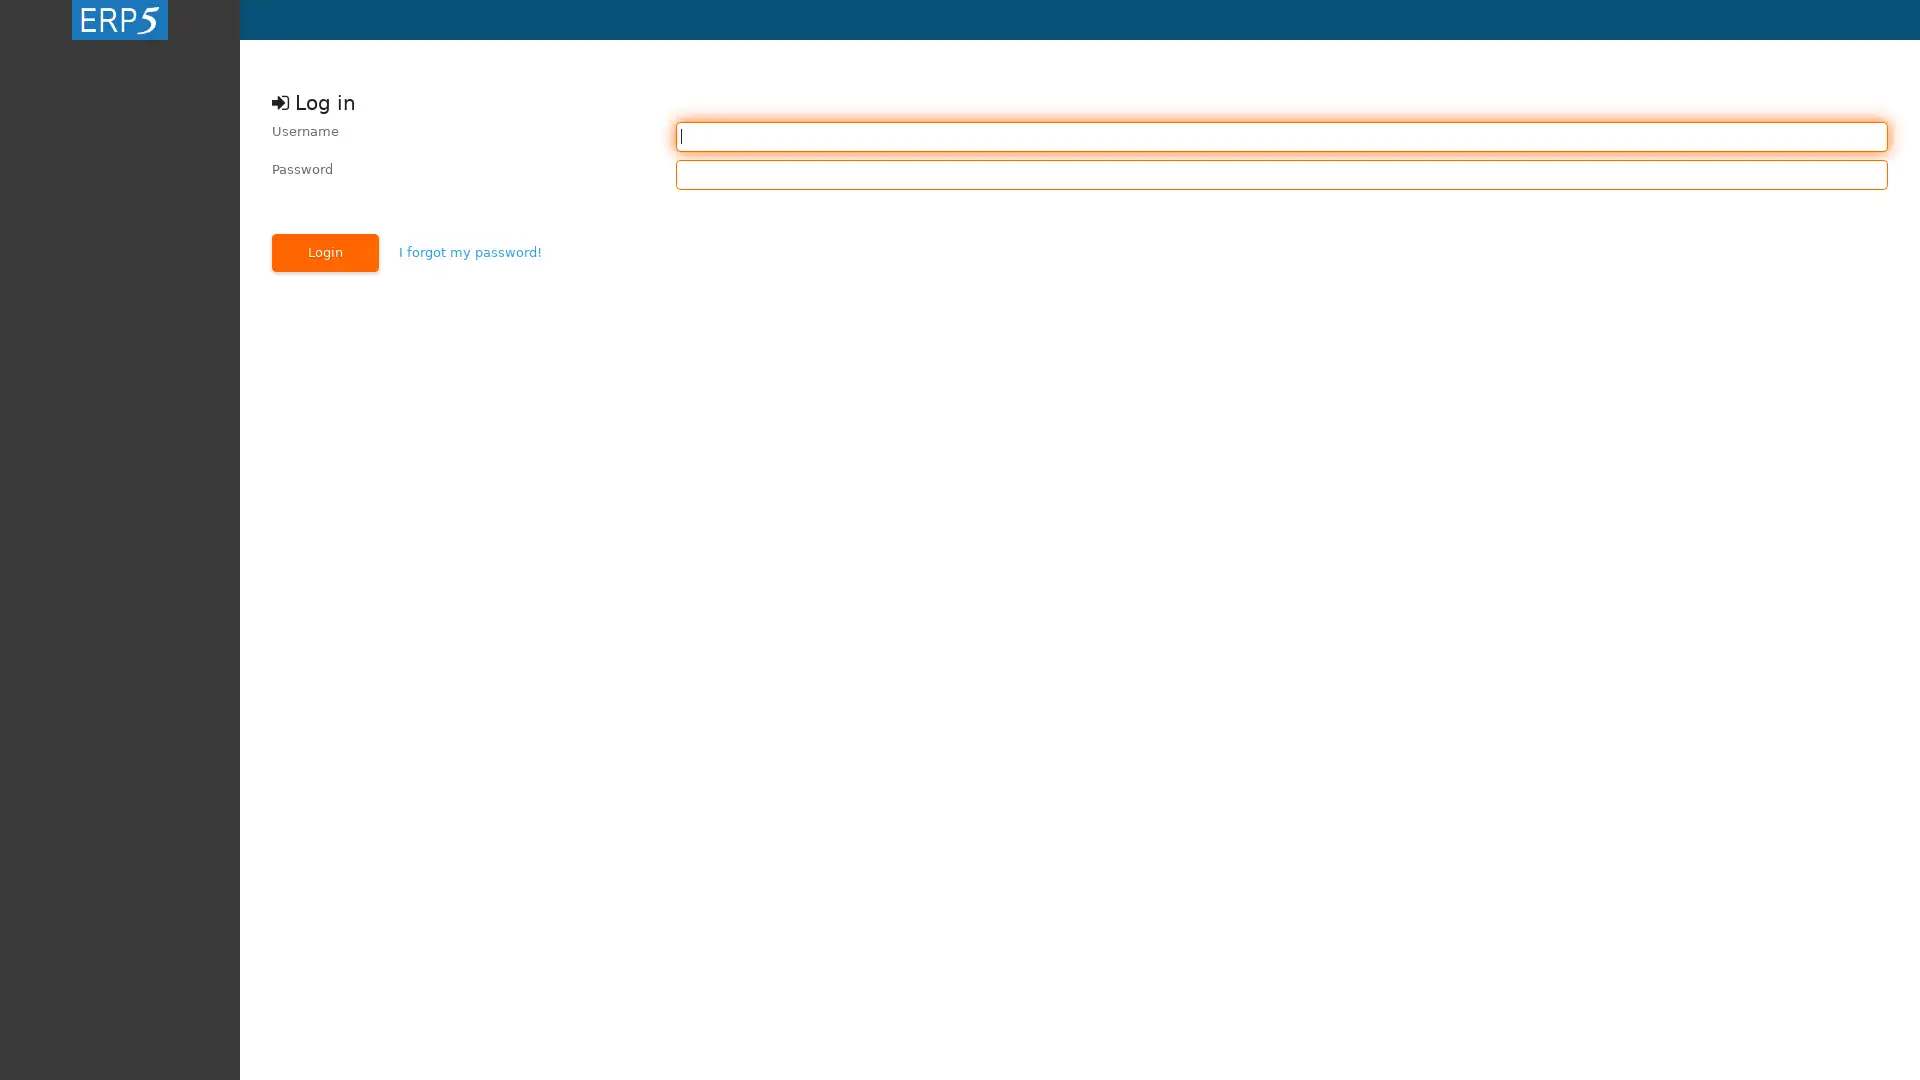 The width and height of the screenshot is (1920, 1080). I want to click on Login, so click(325, 250).